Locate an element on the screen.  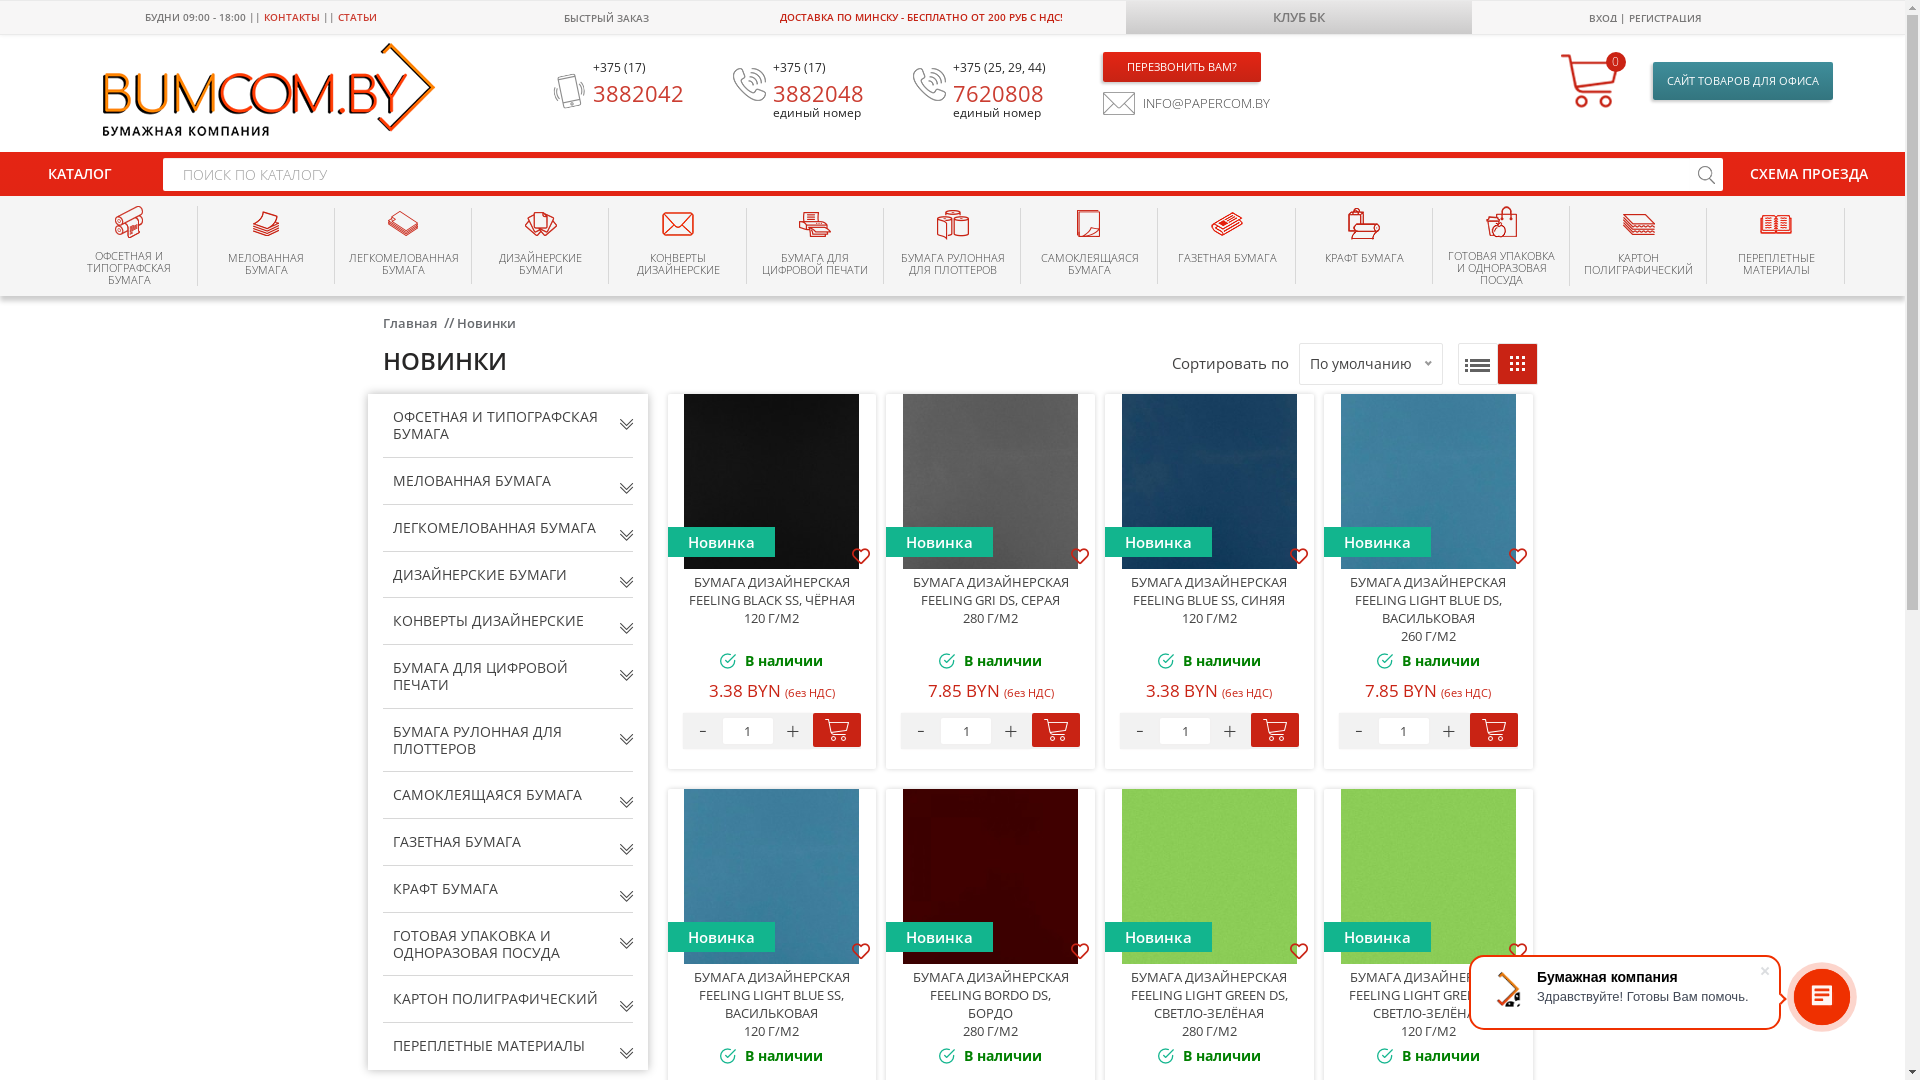
'INFO@PAPERCOM.BY' is located at coordinates (1185, 103).